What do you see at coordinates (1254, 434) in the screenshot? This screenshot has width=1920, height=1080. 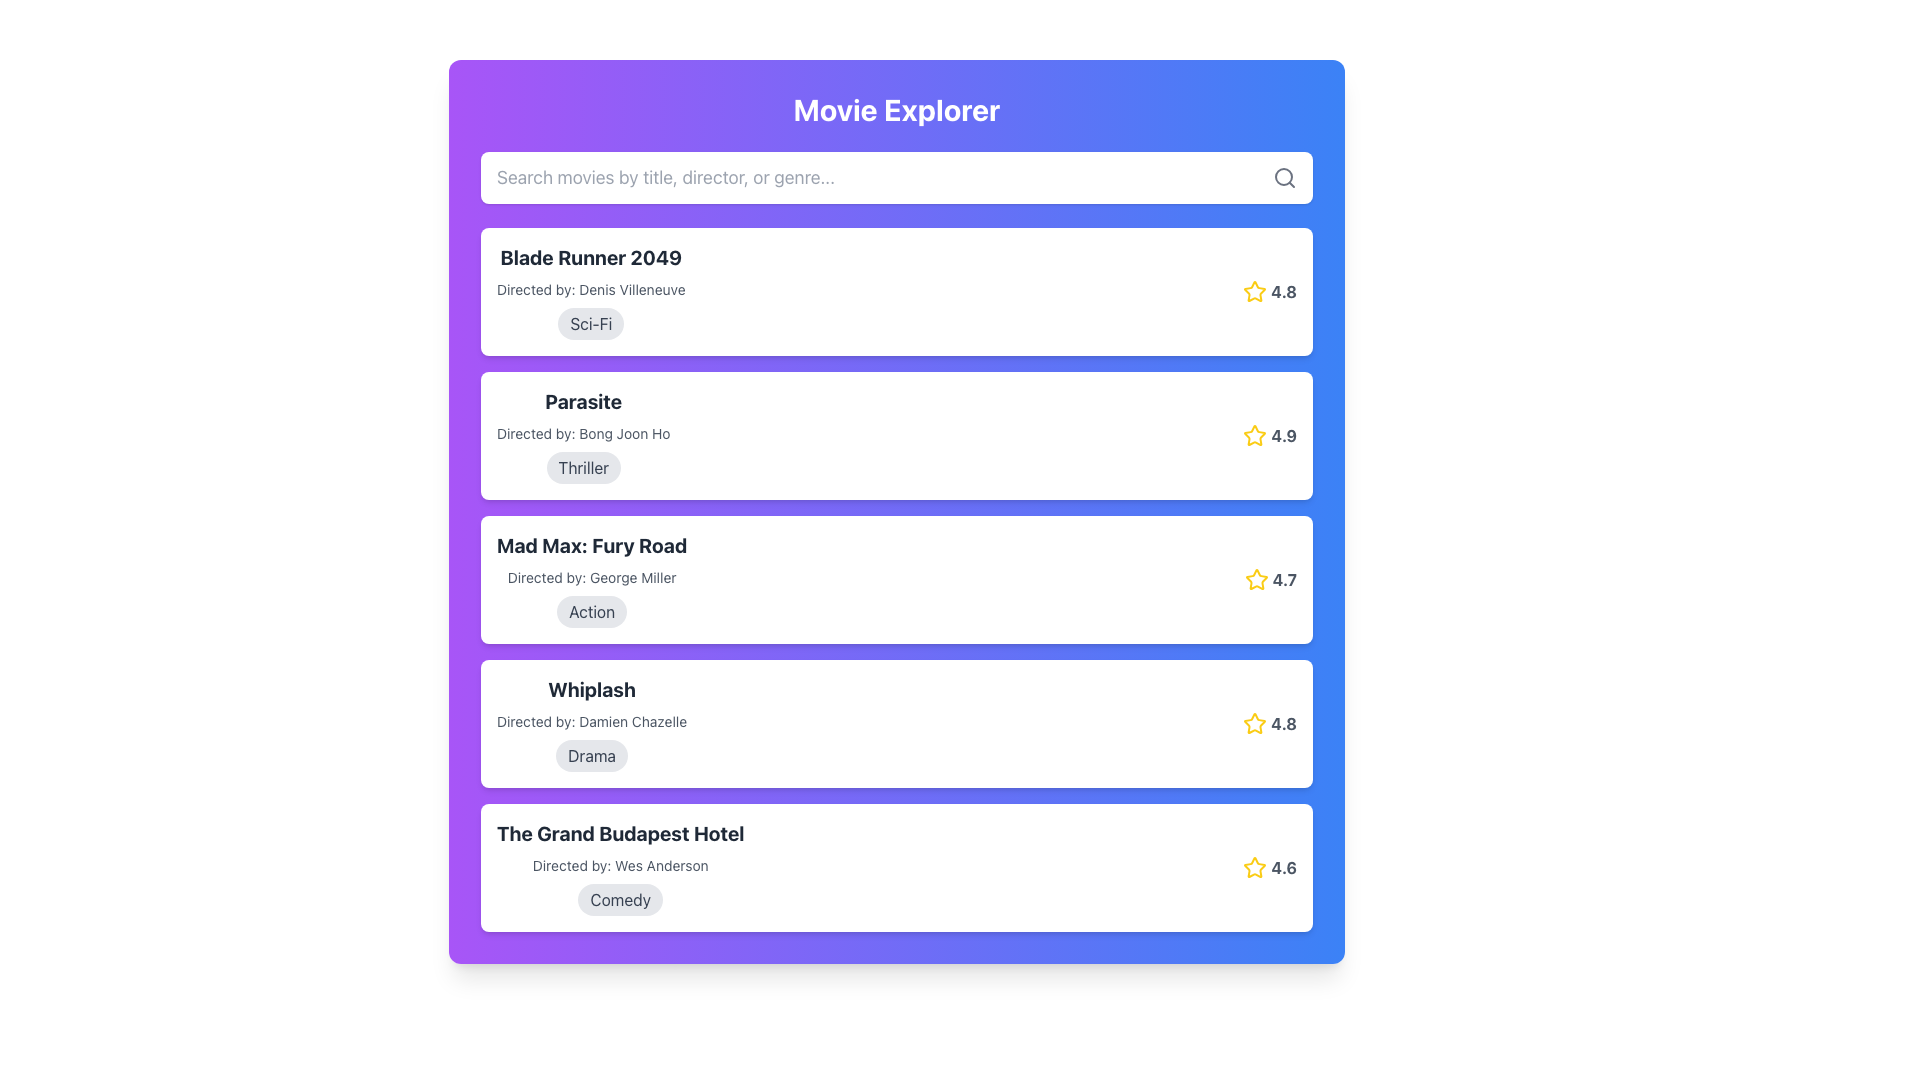 I see `the yellow star-shaped icon with a hollow interior located on the right-hand side of the second movie entry, next to the rating number '4.9'` at bounding box center [1254, 434].